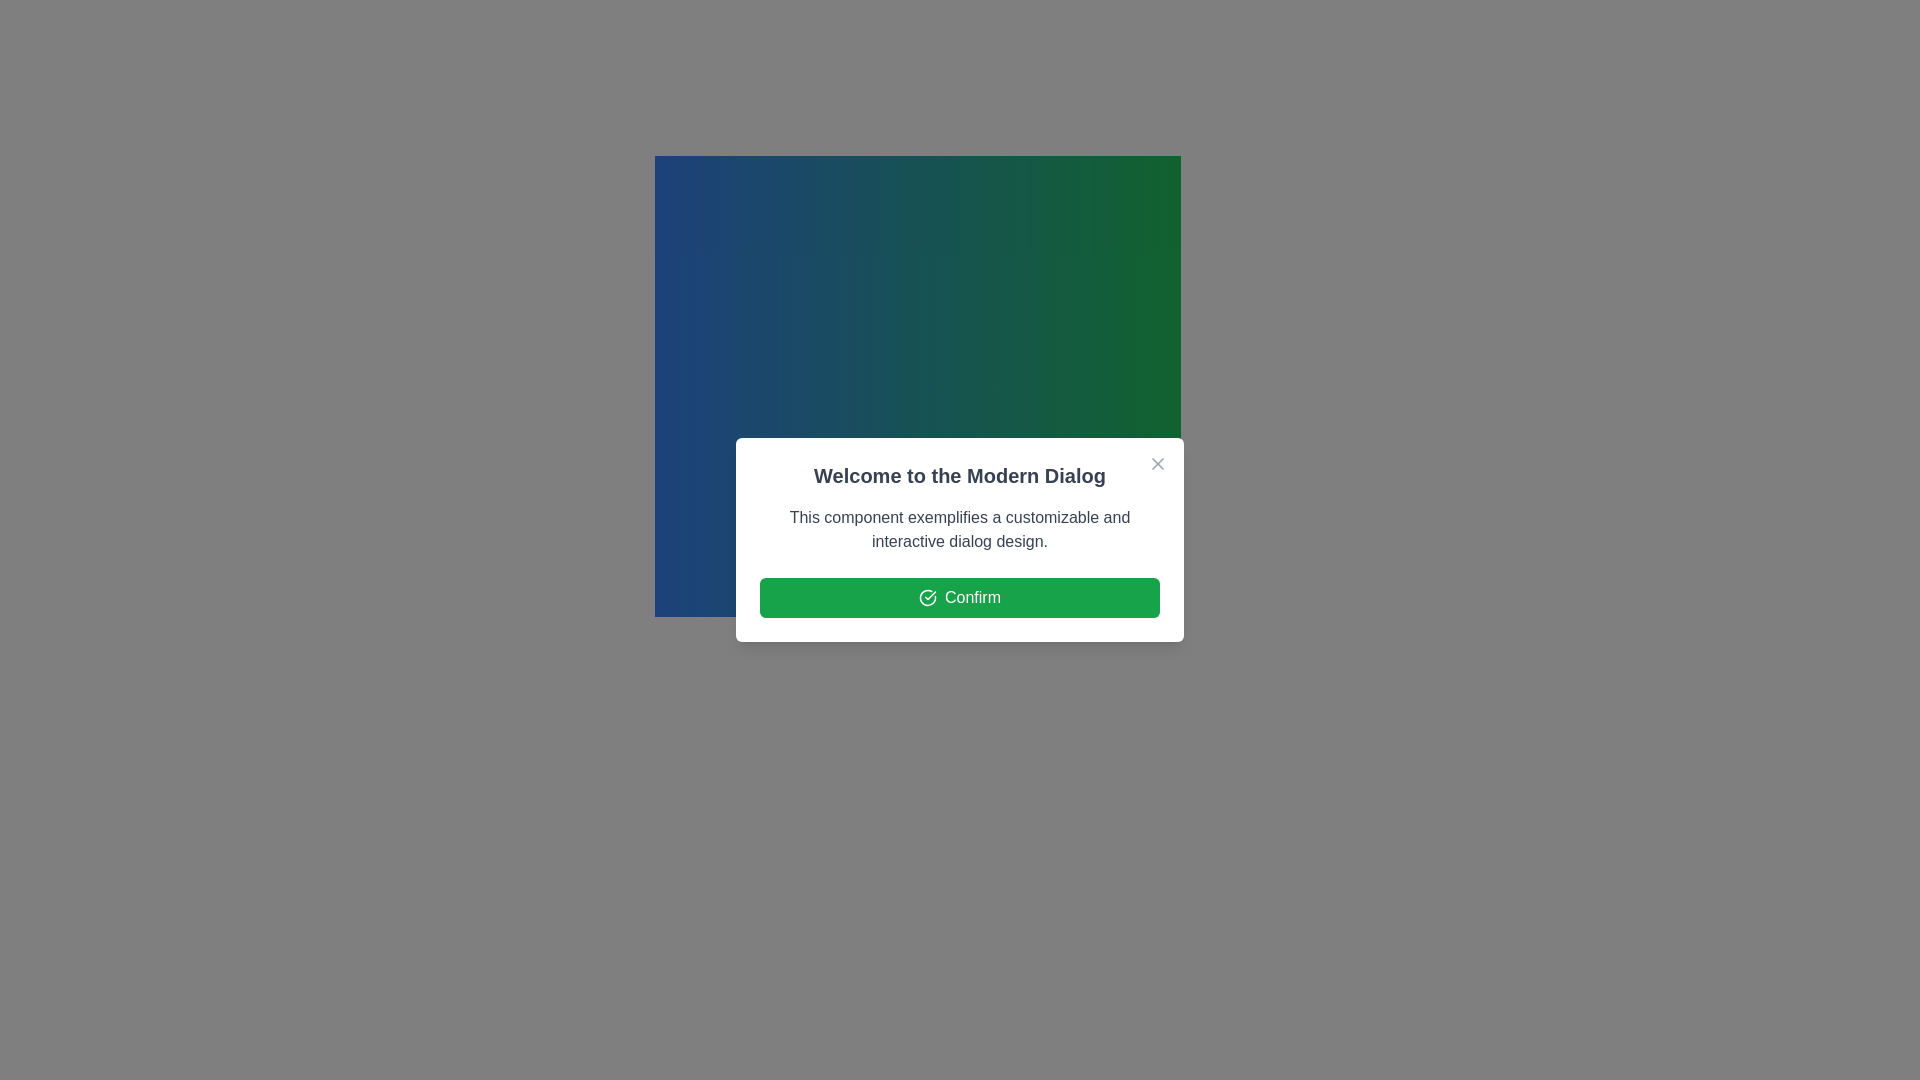 The image size is (1920, 1080). What do you see at coordinates (960, 528) in the screenshot?
I see `the text block that contains the content 'This component exemplifies a customizable and interactive dialog design.' which is located below the heading 'Welcome to the Modern Dialog'` at bounding box center [960, 528].